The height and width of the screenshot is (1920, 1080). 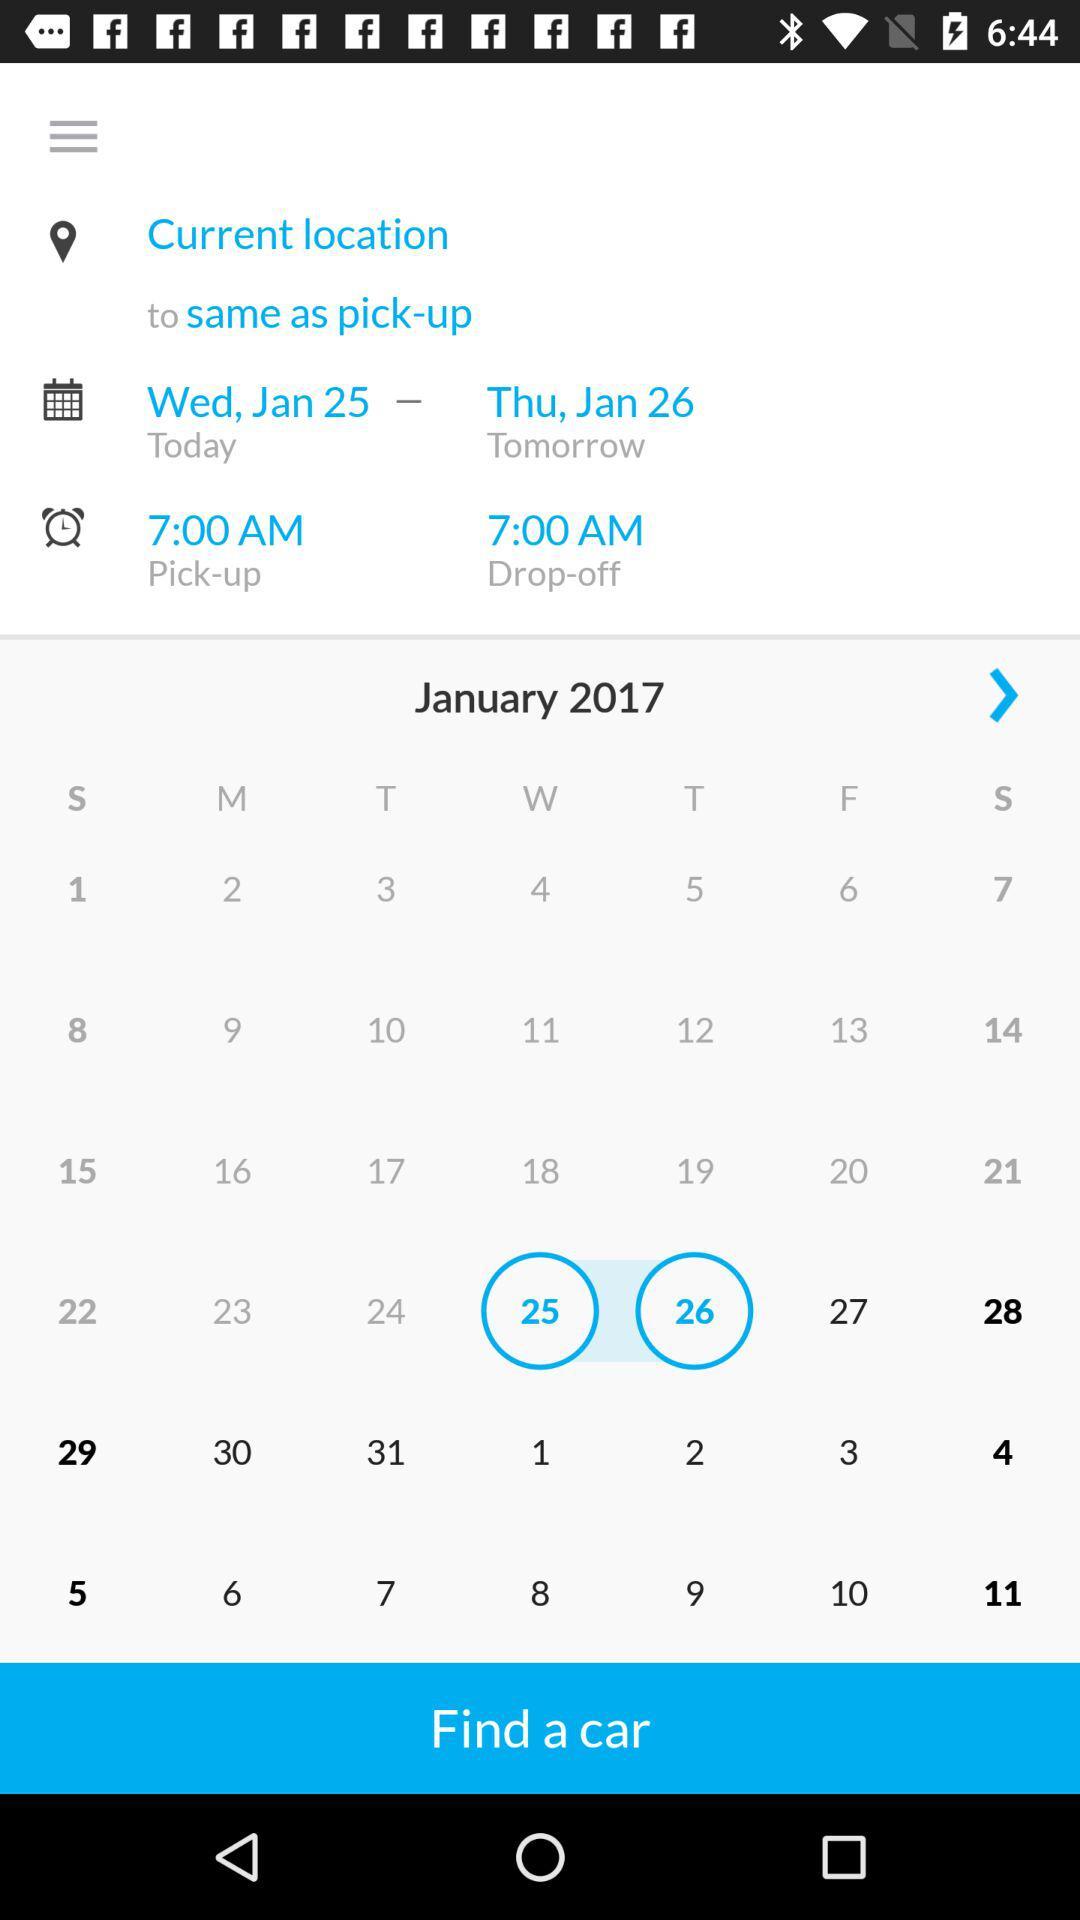 What do you see at coordinates (1002, 708) in the screenshot?
I see `the arrow_forward icon` at bounding box center [1002, 708].